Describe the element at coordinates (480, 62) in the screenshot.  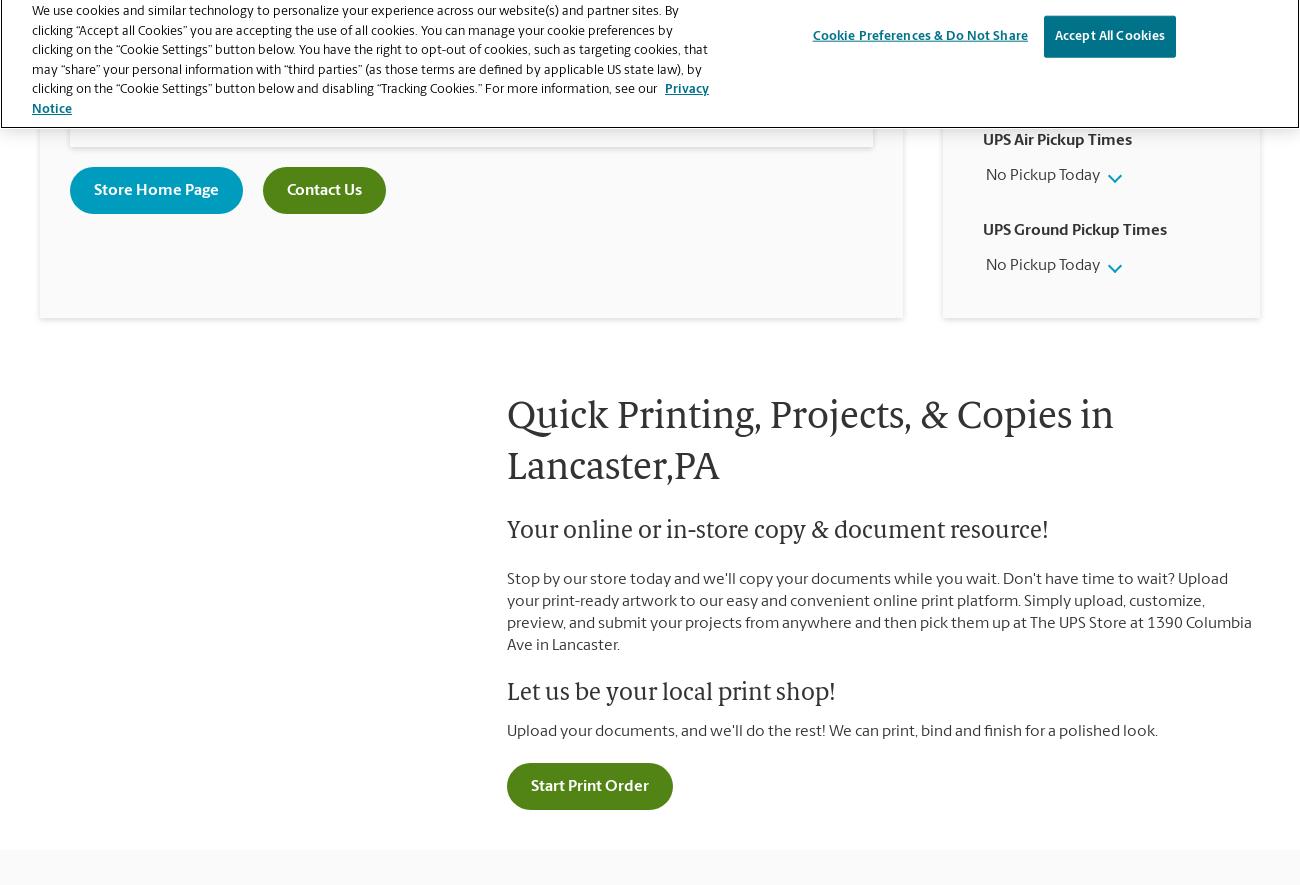
I see `'store3413@theupsstore.com'` at that location.